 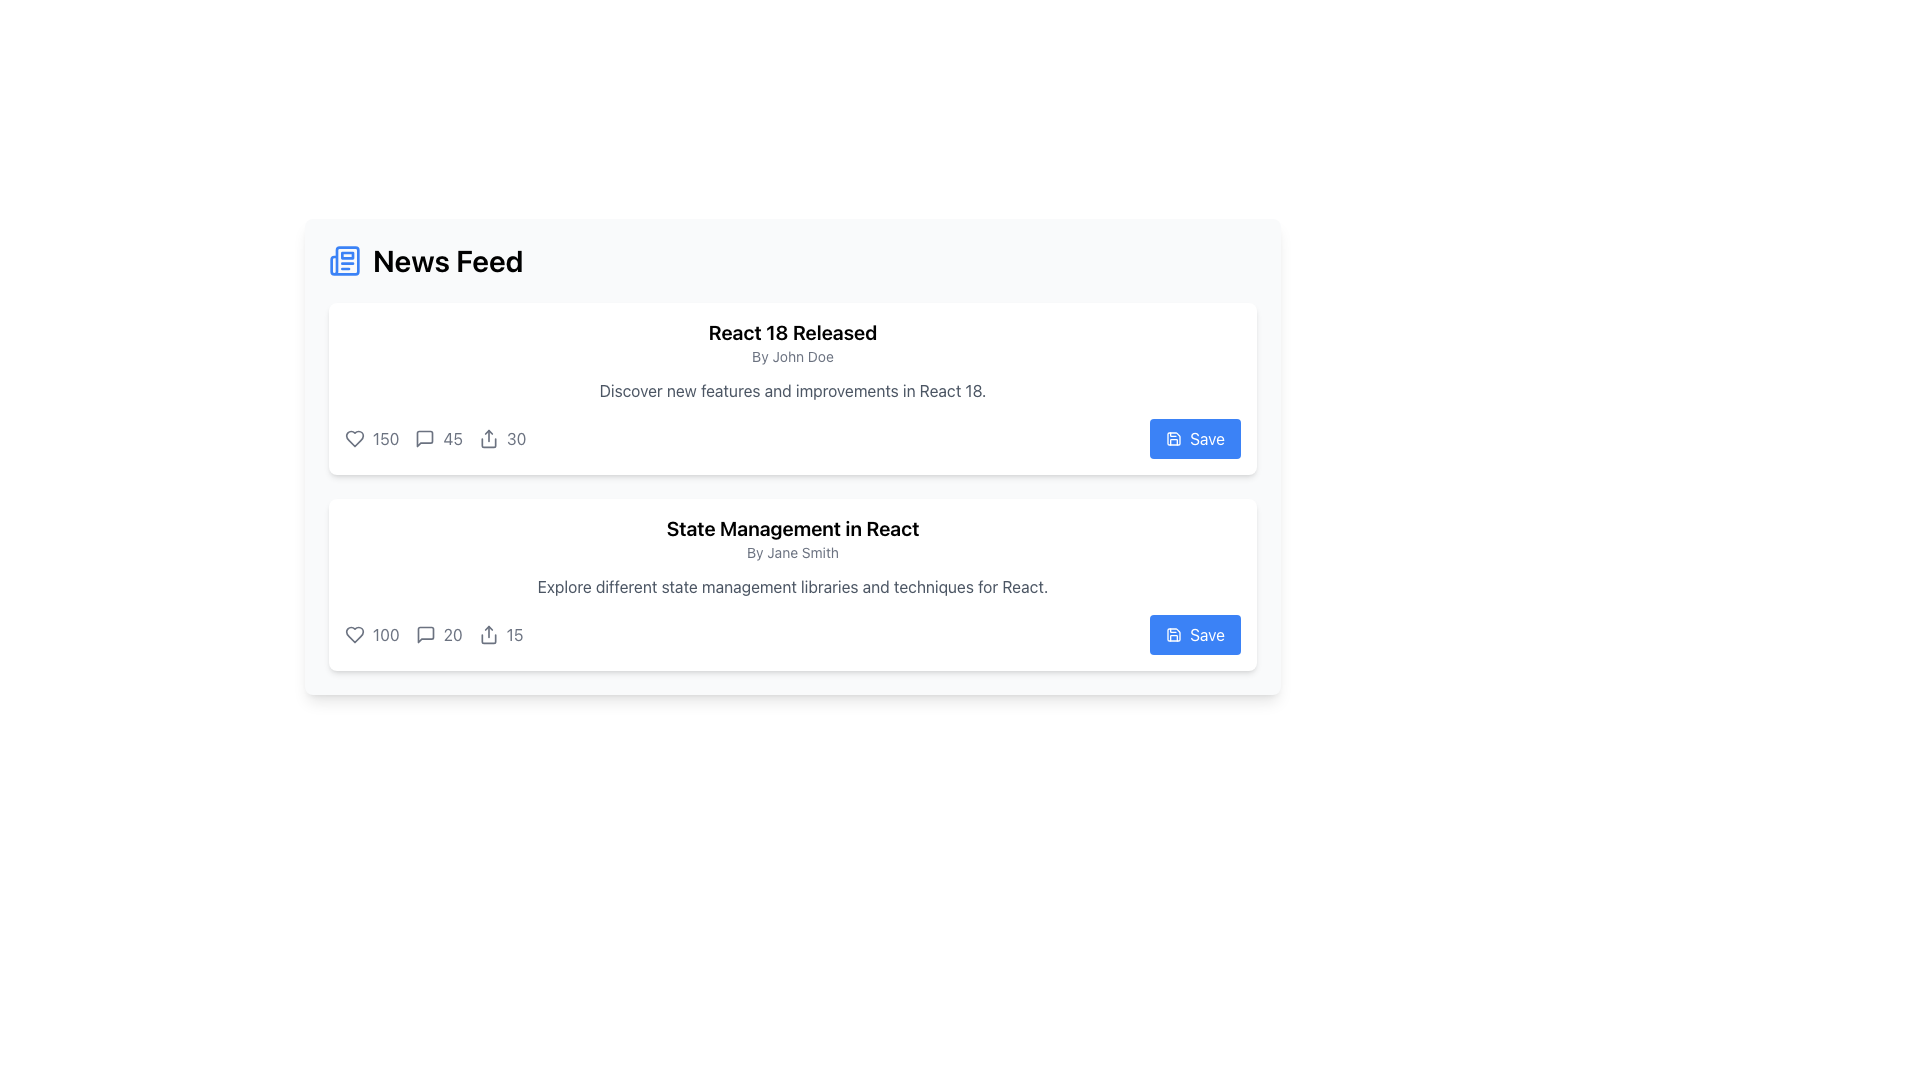 I want to click on the bold text label 'News Feed' located near the top-left part of the interface, right of a blue newspaper icon, so click(x=447, y=260).